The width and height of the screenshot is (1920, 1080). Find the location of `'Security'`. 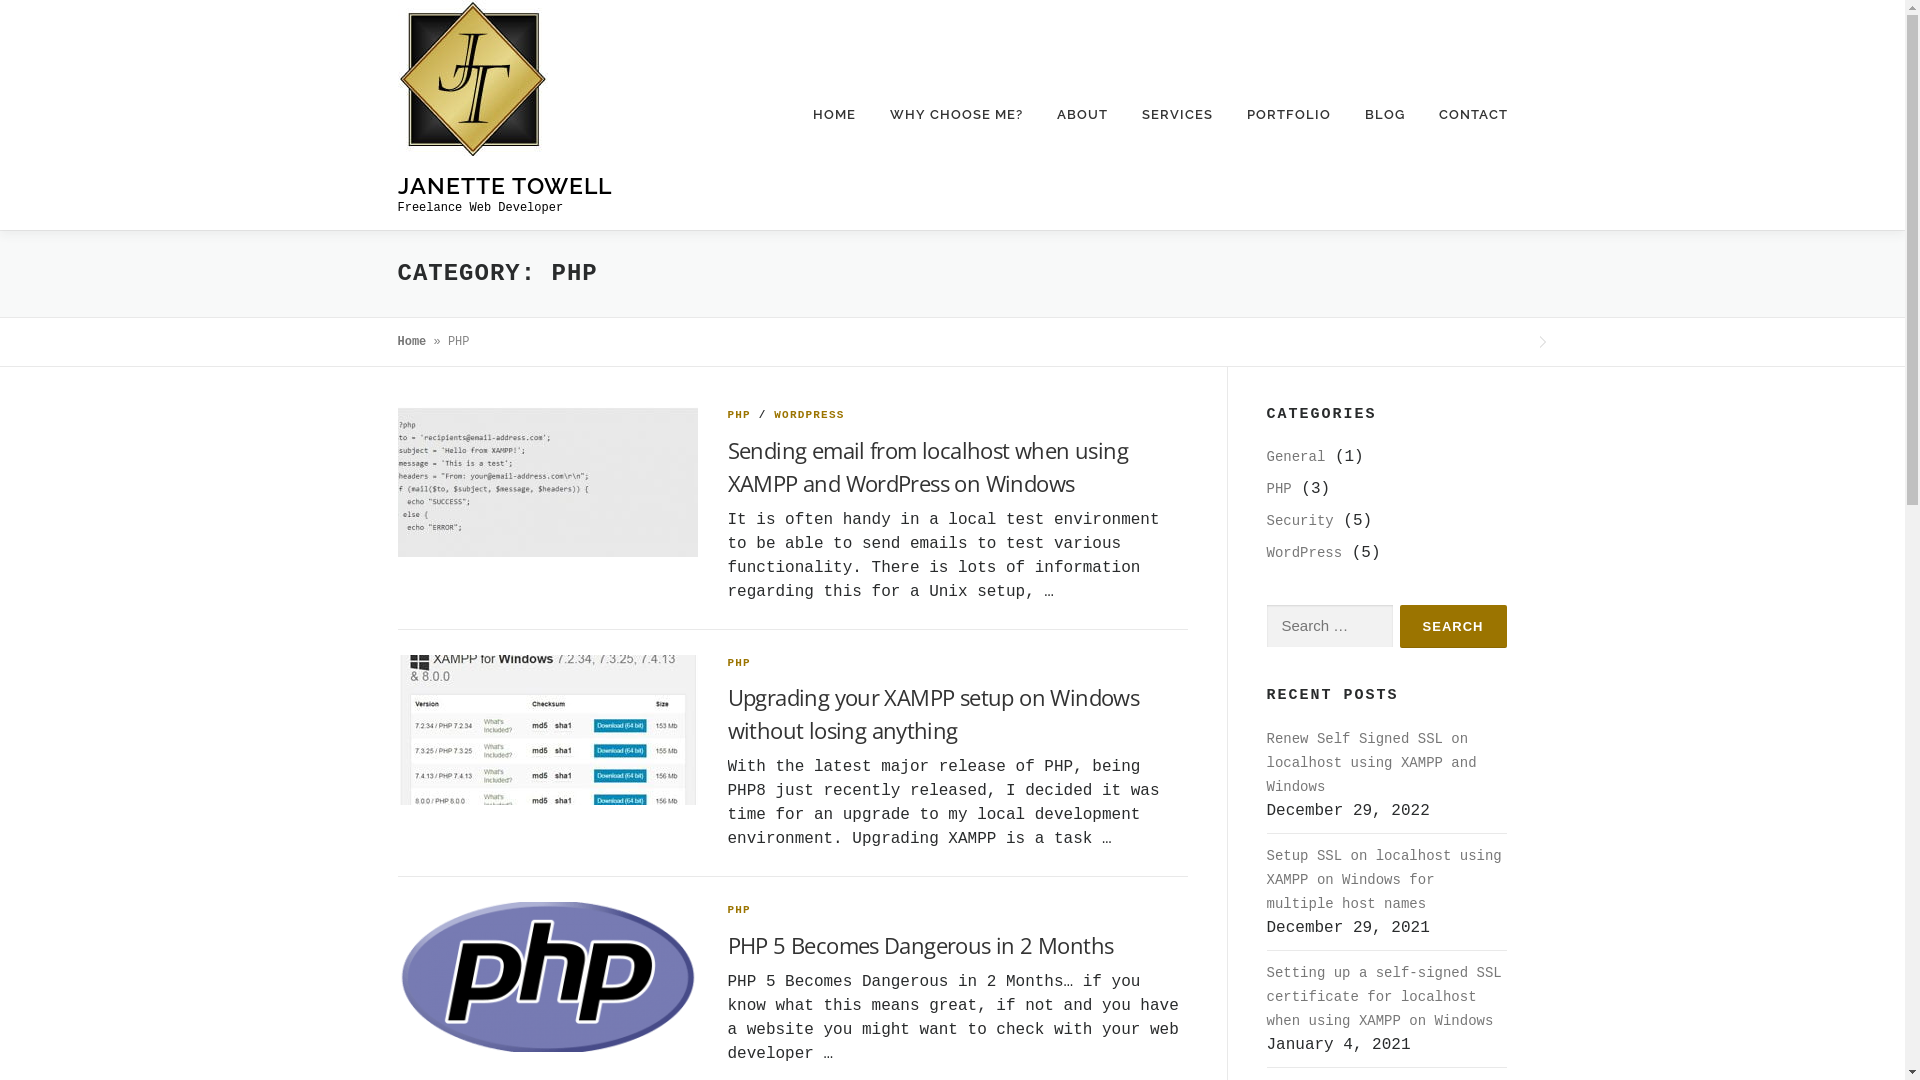

'Security' is located at coordinates (1265, 519).